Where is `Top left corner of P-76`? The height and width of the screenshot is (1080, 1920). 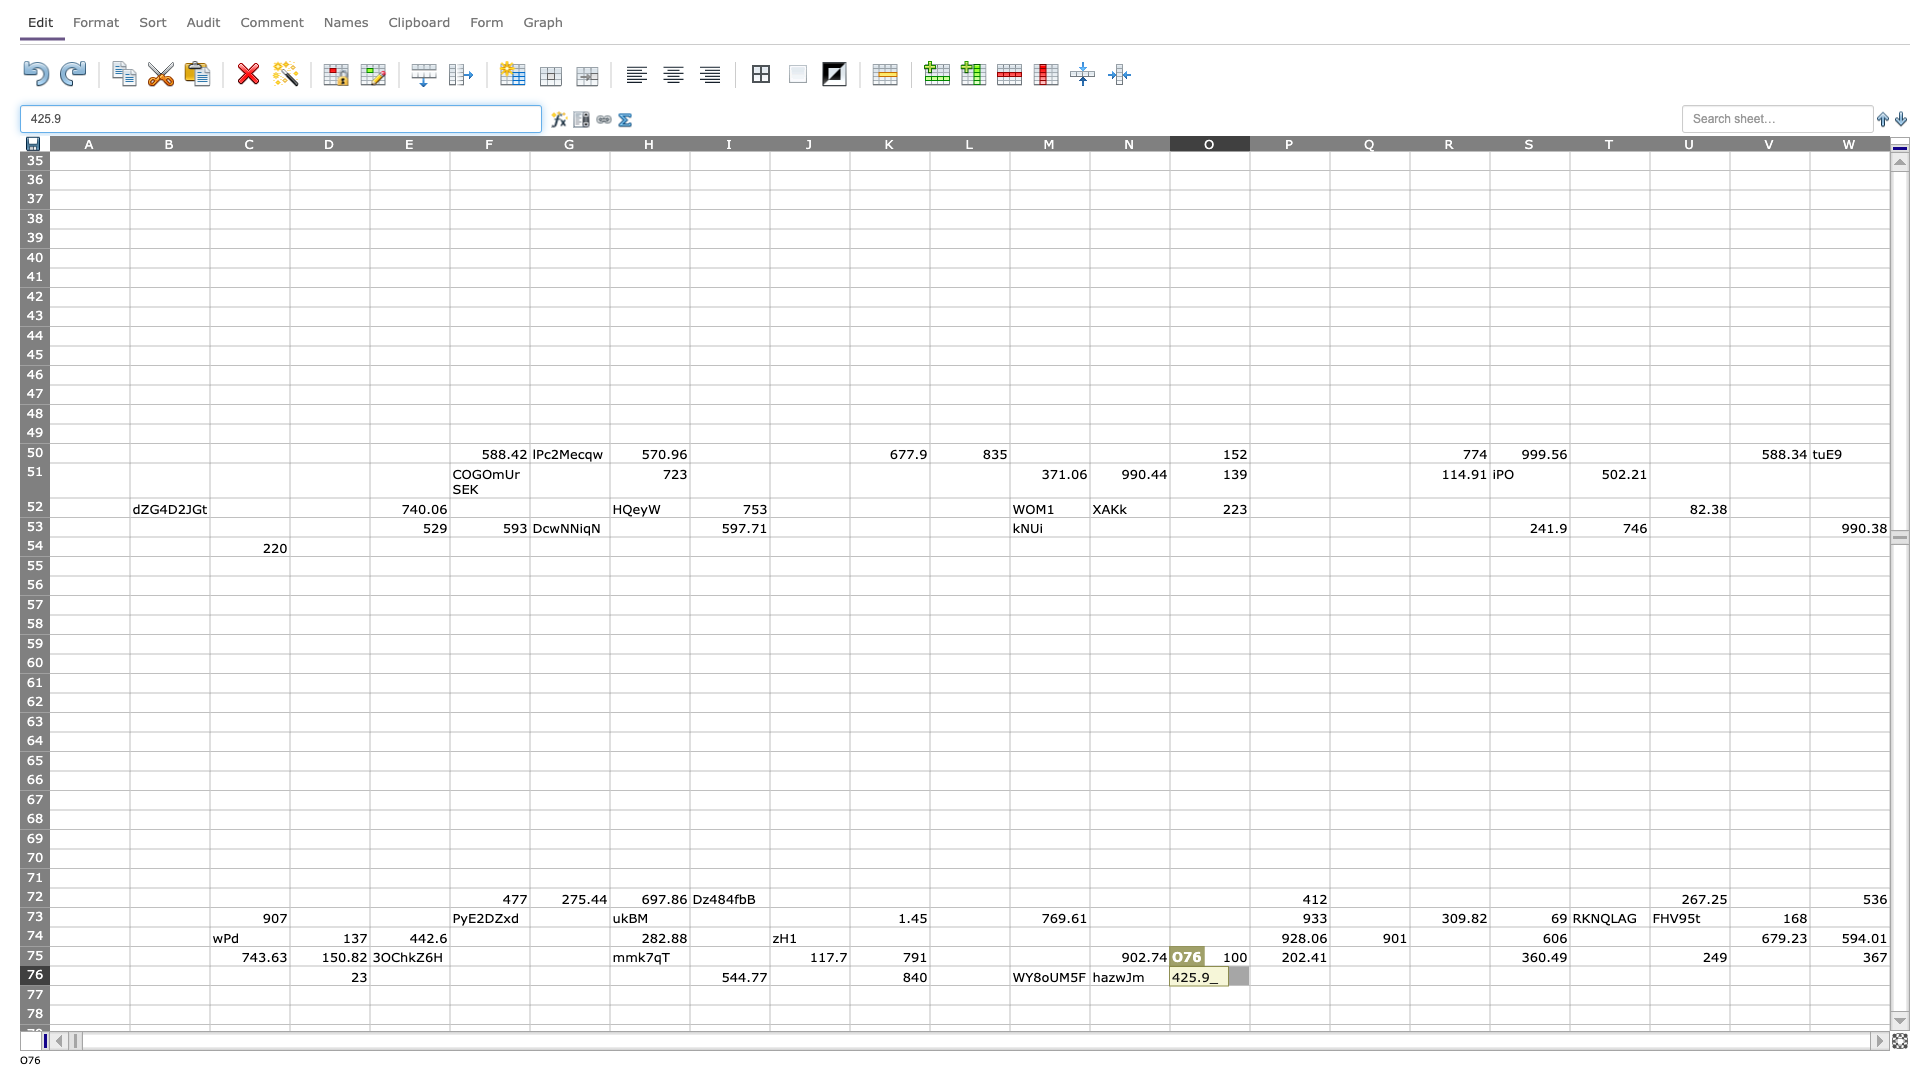
Top left corner of P-76 is located at coordinates (1248, 964).